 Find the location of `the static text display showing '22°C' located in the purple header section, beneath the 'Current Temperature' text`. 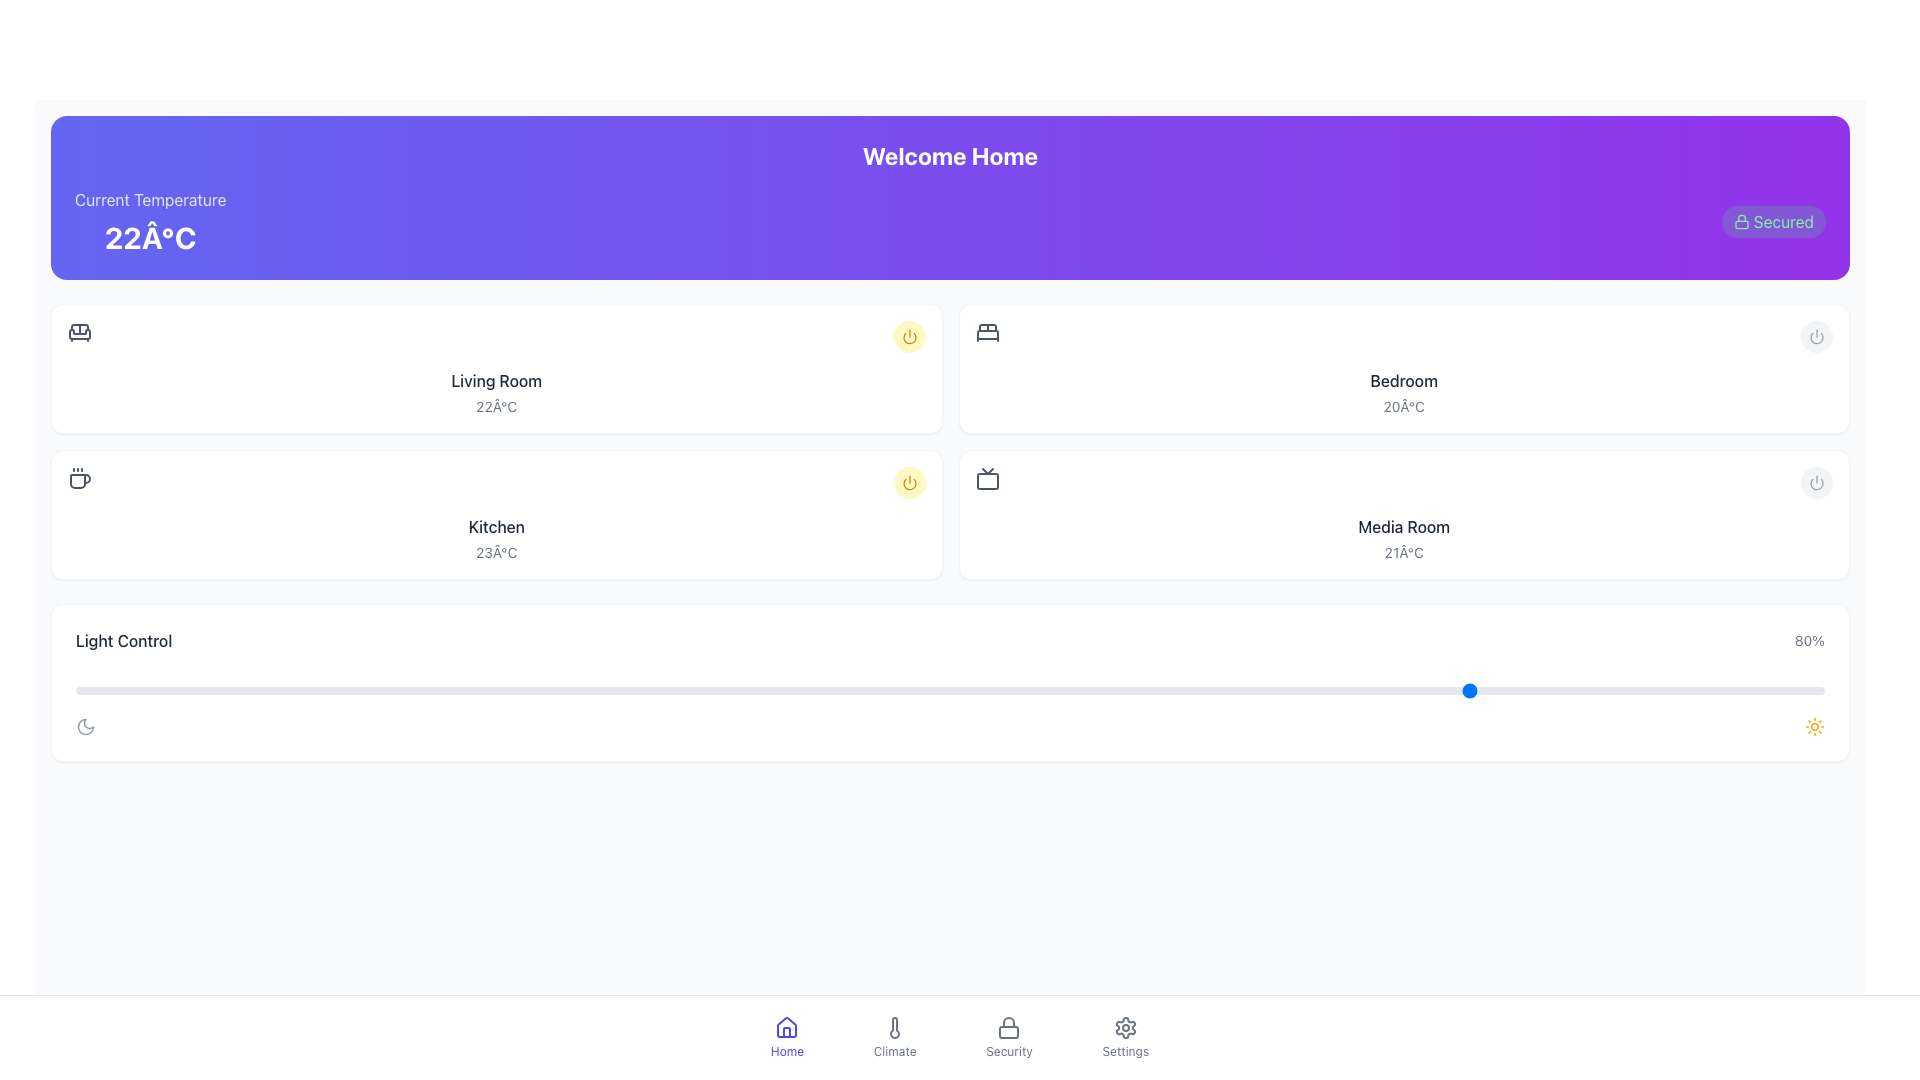

the static text display showing '22°C' located in the purple header section, beneath the 'Current Temperature' text is located at coordinates (149, 237).